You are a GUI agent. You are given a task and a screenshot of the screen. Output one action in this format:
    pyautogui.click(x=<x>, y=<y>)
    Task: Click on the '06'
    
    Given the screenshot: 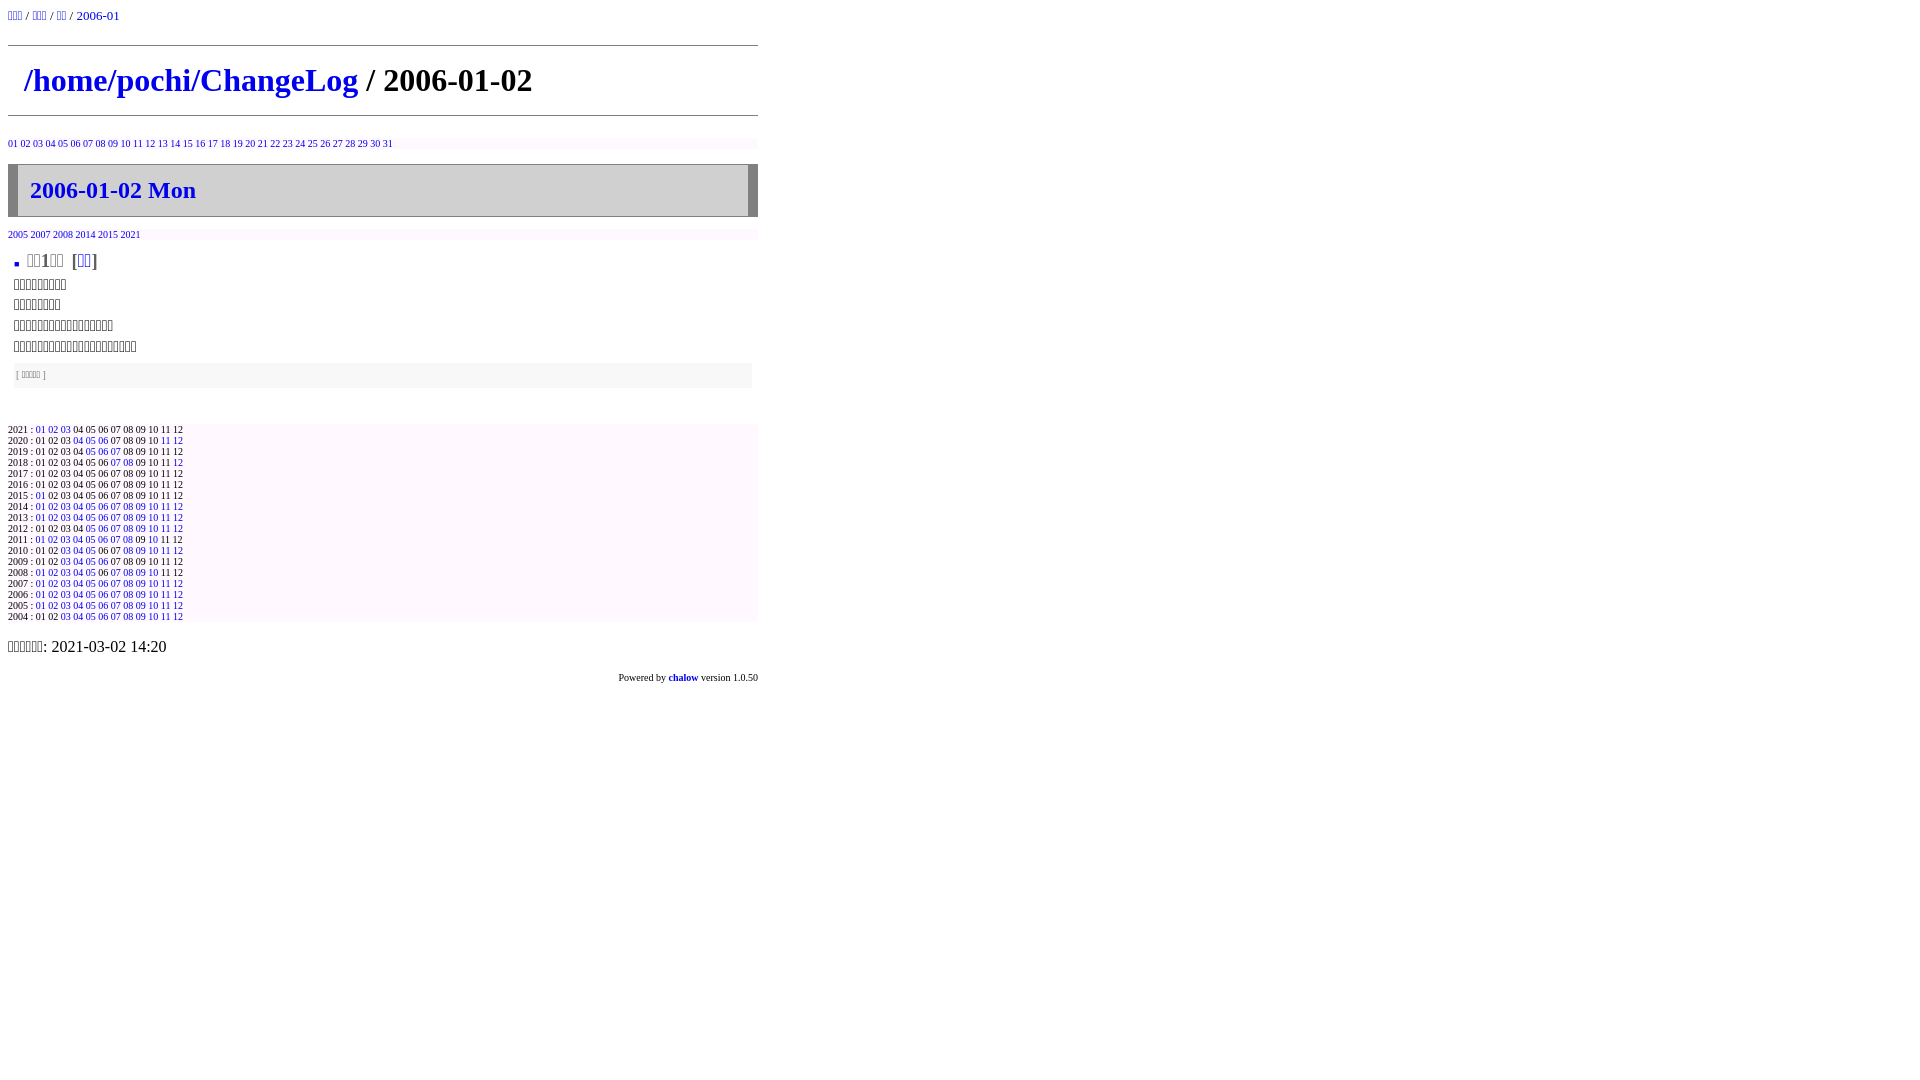 What is the action you would take?
    pyautogui.click(x=101, y=516)
    